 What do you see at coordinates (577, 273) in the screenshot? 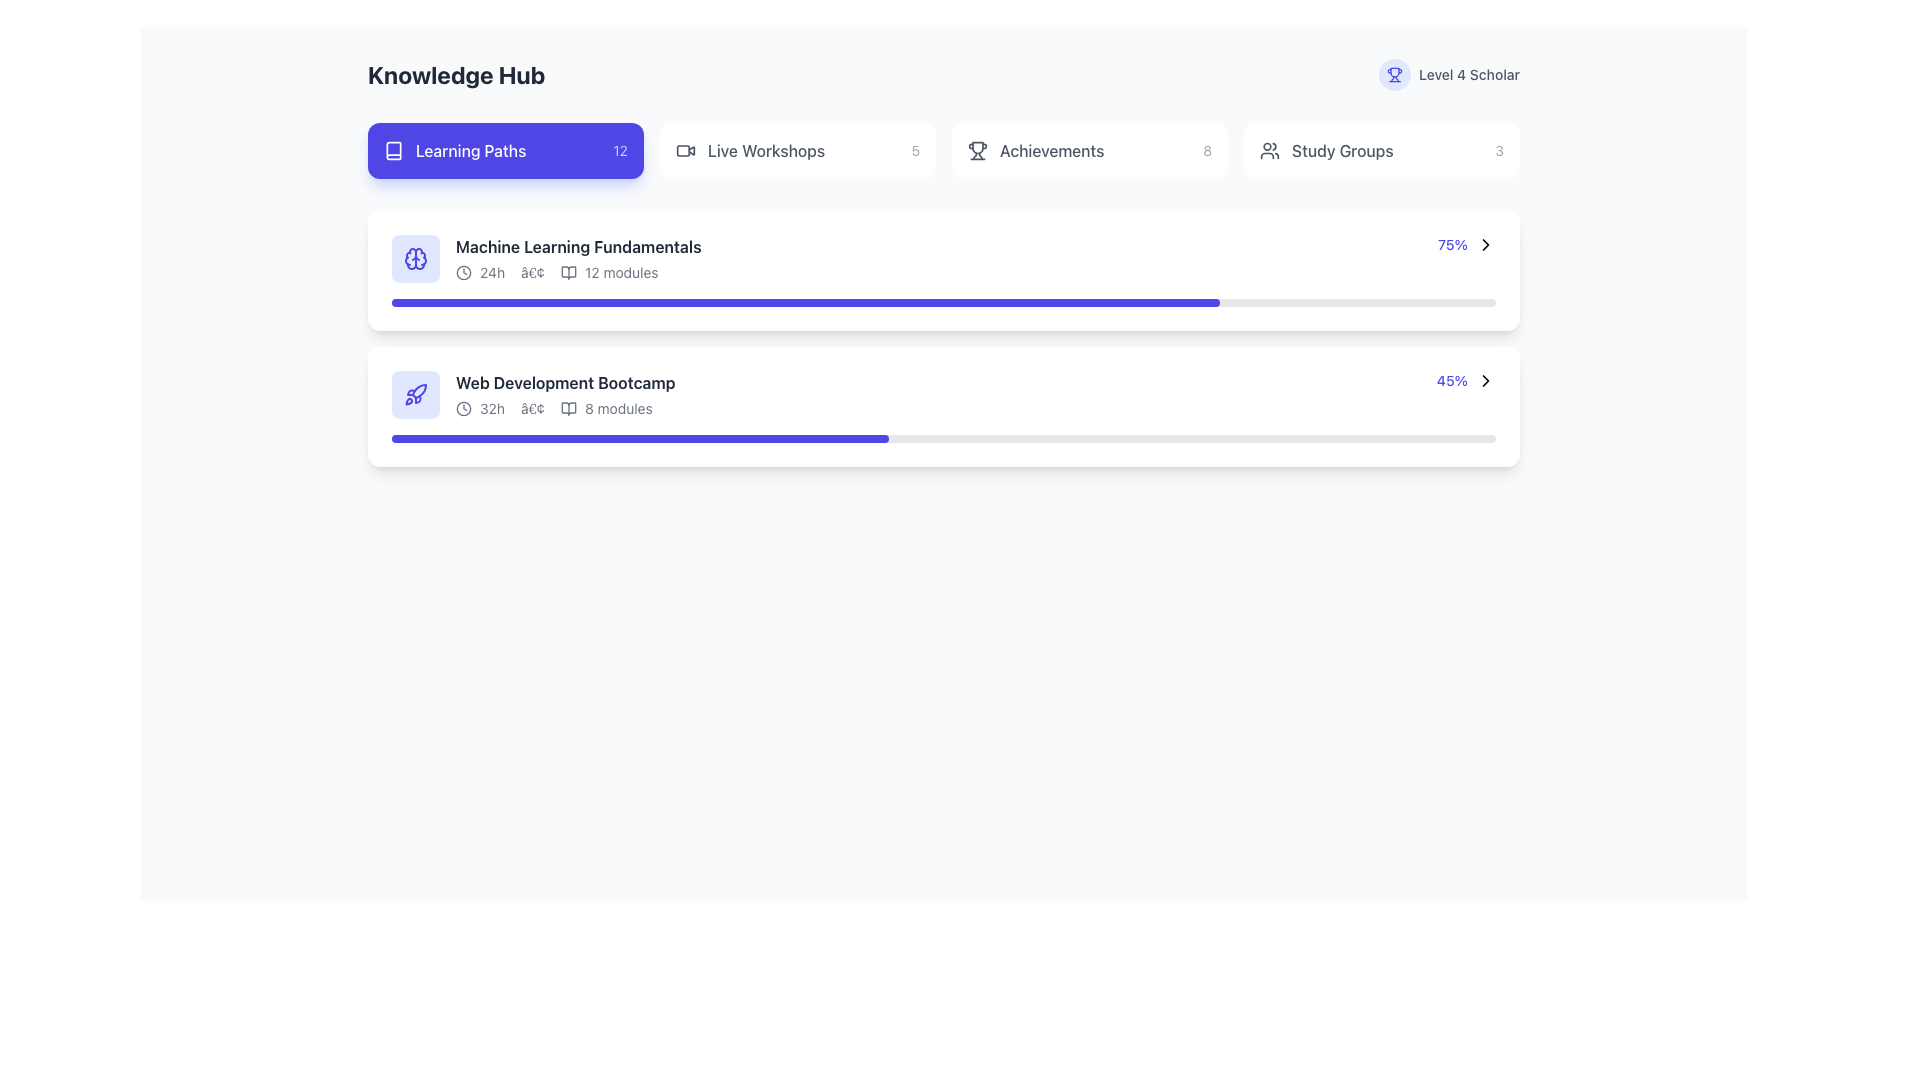
I see `summarized information about the duration and module count of the 'Machine Learning Fundamentals' course, located in the course summary section within the 'Learning Paths' tab` at bounding box center [577, 273].